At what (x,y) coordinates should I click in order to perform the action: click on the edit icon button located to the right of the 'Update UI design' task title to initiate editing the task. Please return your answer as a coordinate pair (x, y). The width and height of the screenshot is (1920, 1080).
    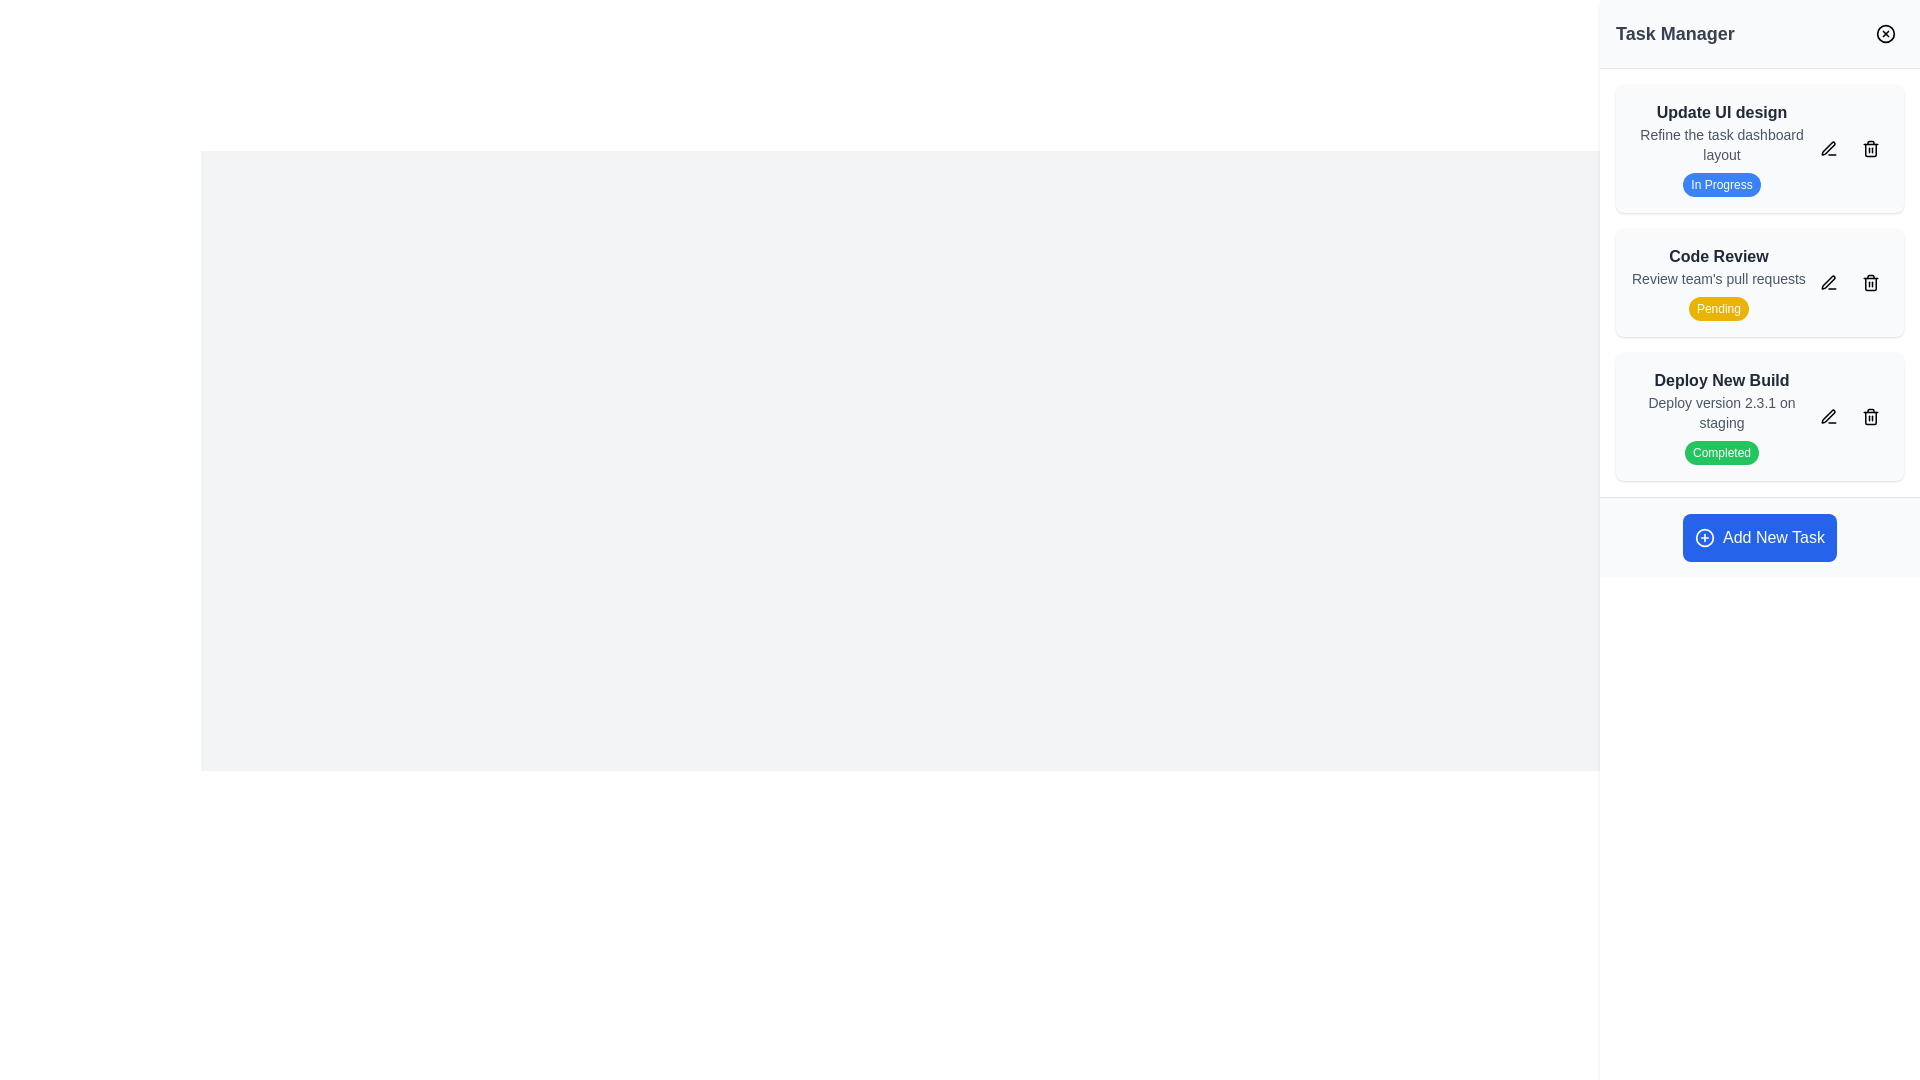
    Looking at the image, I should click on (1828, 148).